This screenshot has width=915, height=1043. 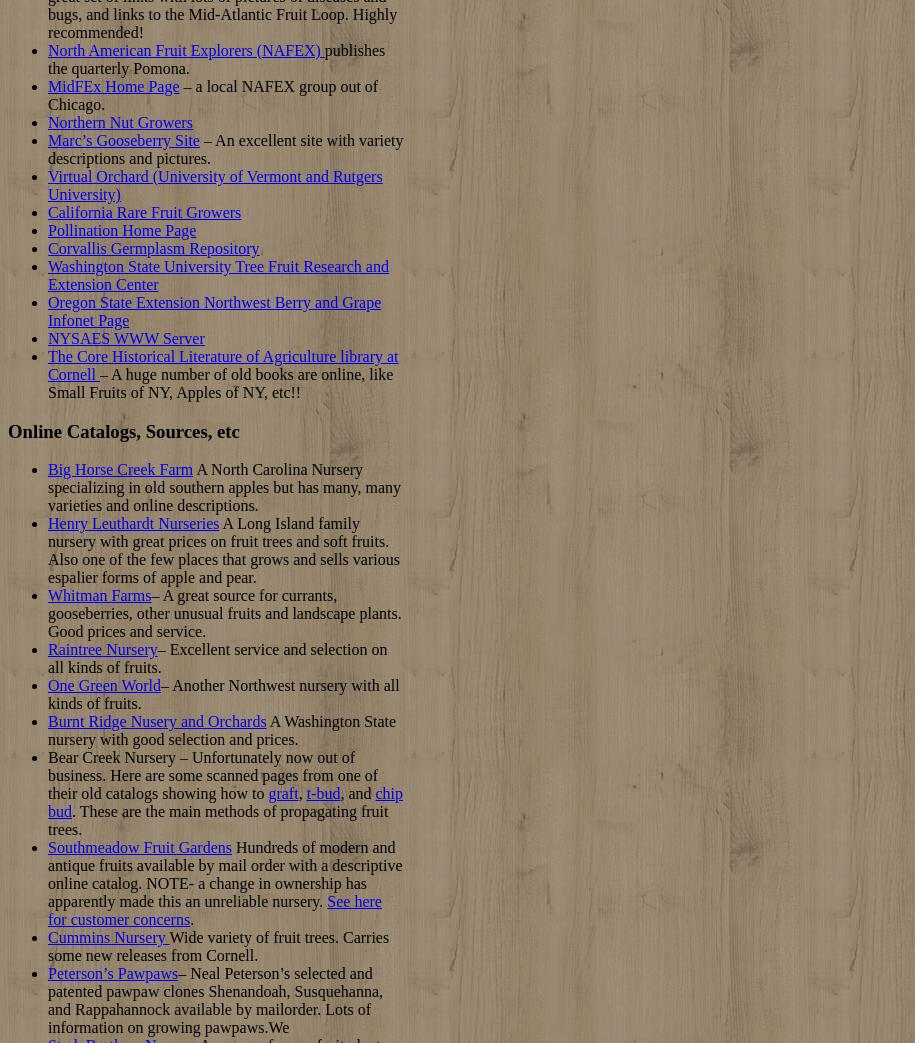 I want to click on 'A Long Island family nursery with great prices on fruit trees and soft fruits. Also one of the few places that grows and sells various espalier forms of apple and pear.', so click(x=223, y=550).